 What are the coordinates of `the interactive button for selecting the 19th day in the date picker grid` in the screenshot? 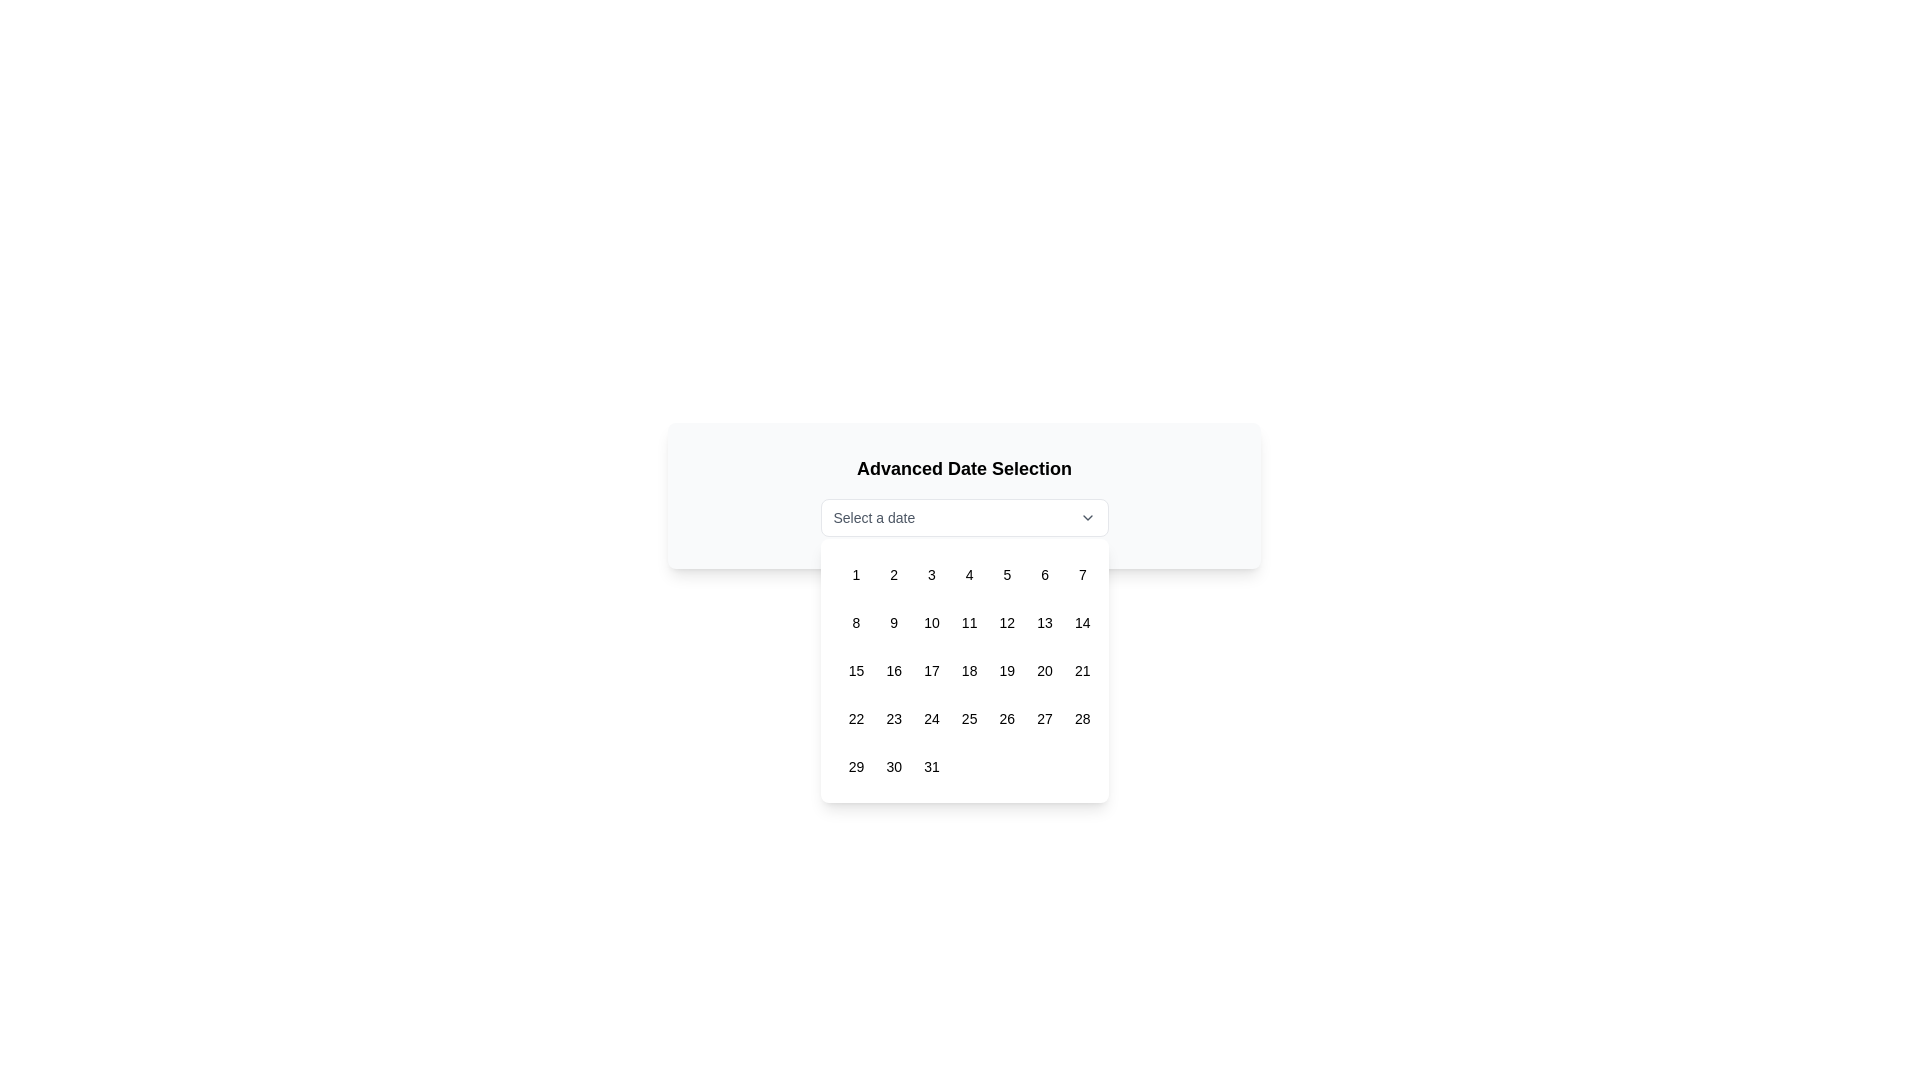 It's located at (1007, 671).